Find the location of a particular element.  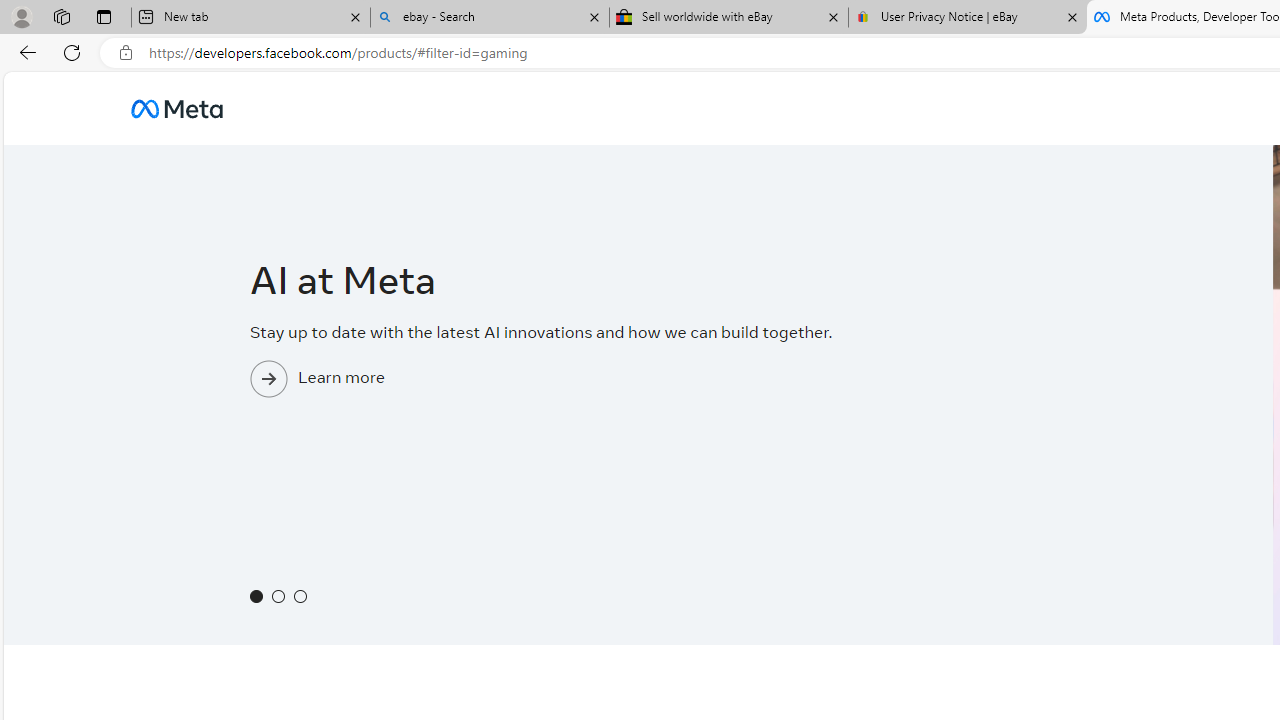

'Show slide 1' is located at coordinates (255, 595).